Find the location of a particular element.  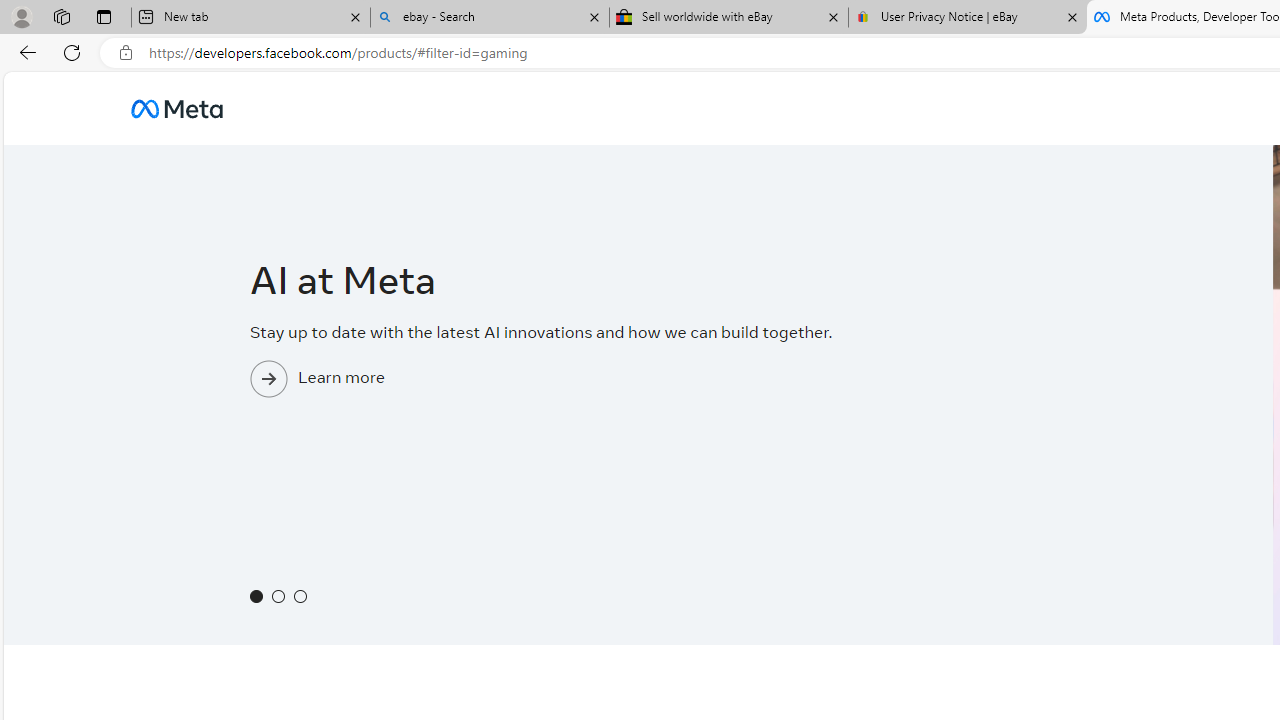

'Show slide 1' is located at coordinates (255, 595).